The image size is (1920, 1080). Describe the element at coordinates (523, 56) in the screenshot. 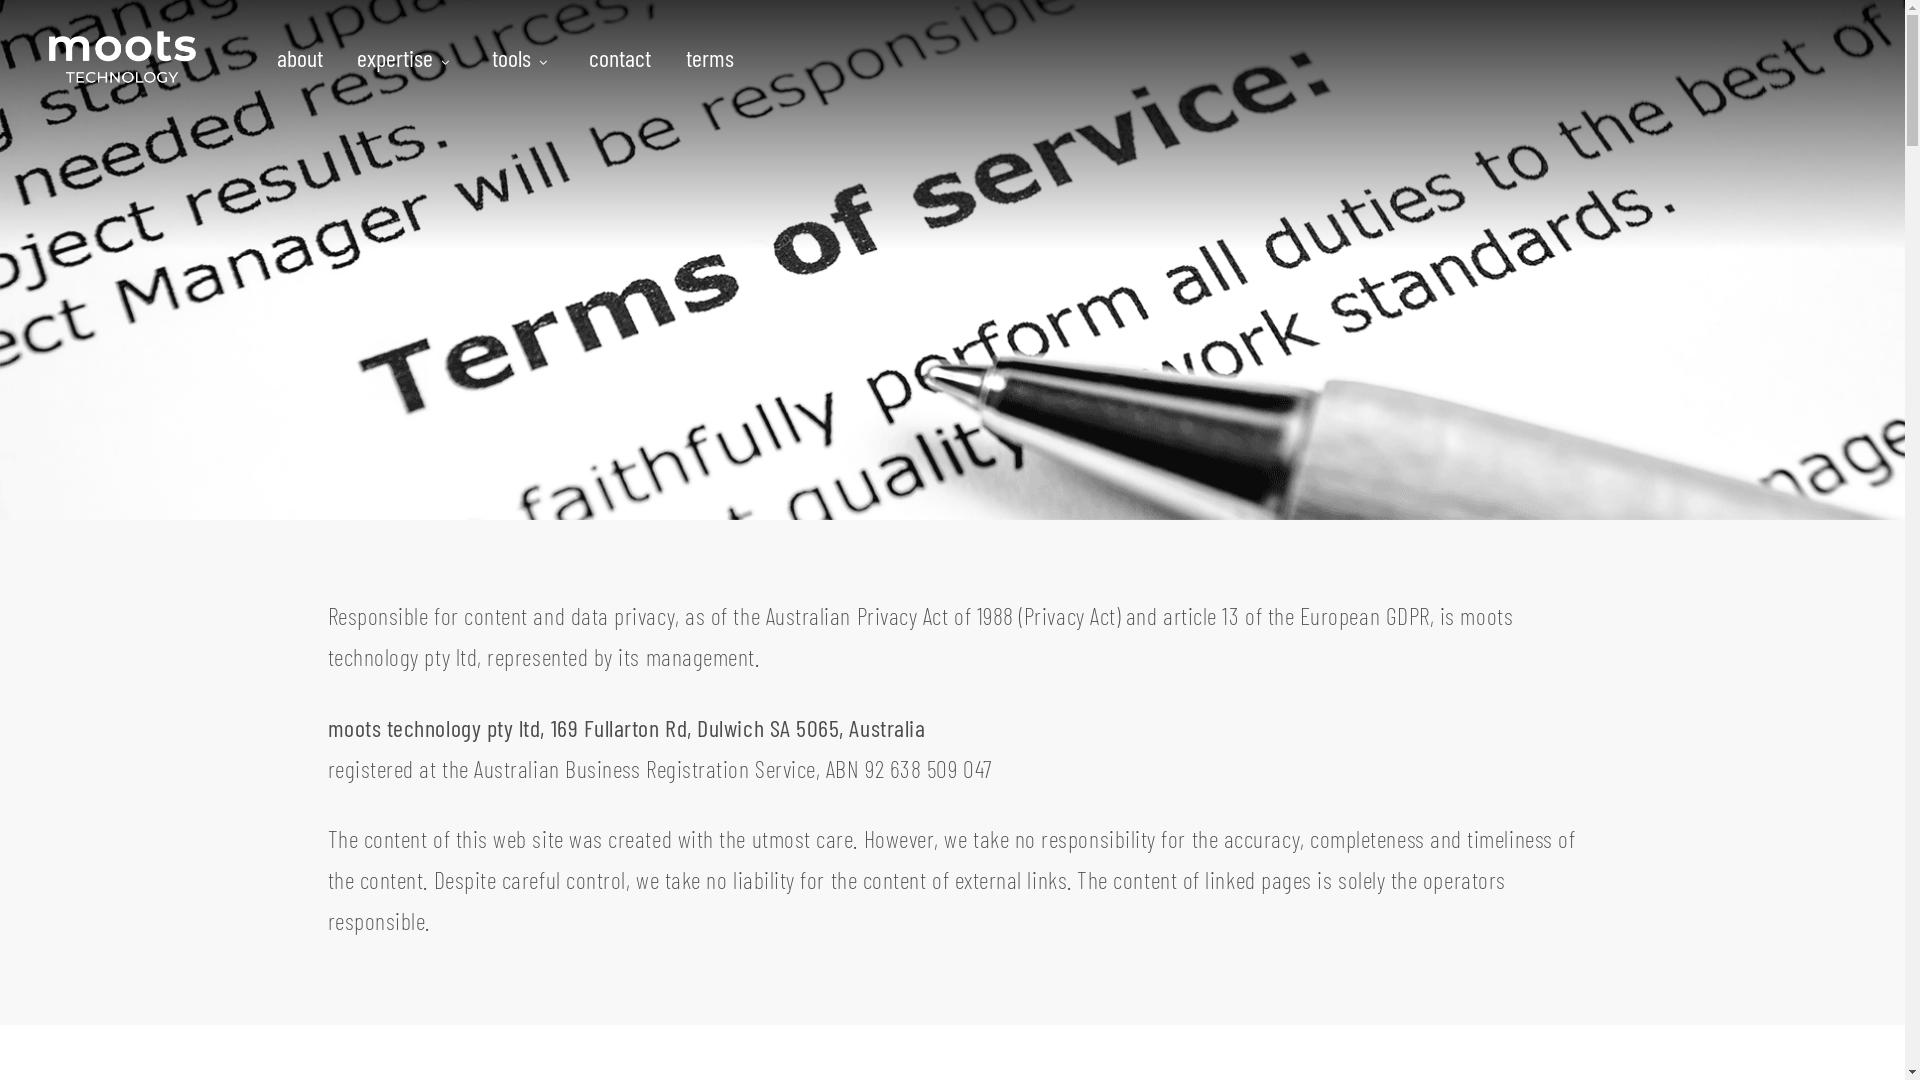

I see `'tools'` at that location.